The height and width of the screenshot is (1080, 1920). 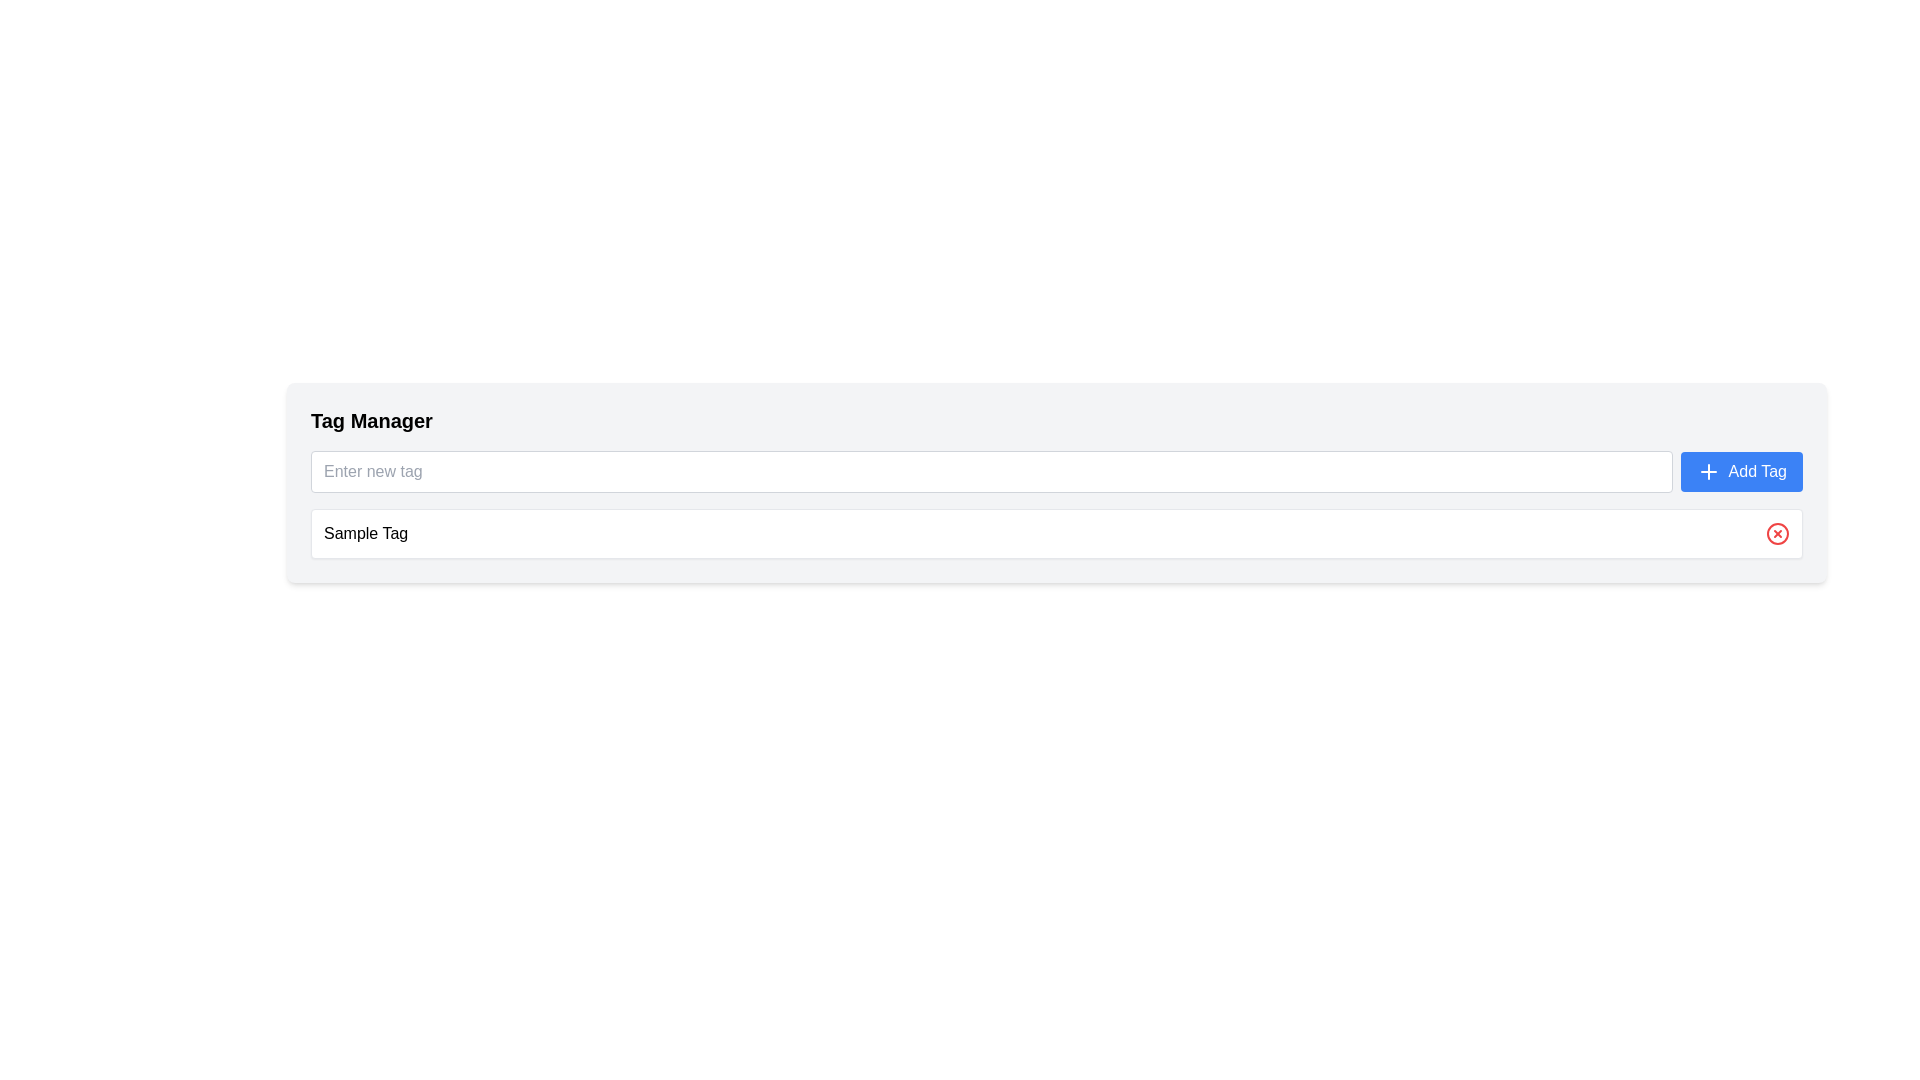 What do you see at coordinates (1707, 471) in the screenshot?
I see `the SVG icon located inside the 'Add Tag' button, which visually signifies the act of adding, positioned on the left side of the button's text` at bounding box center [1707, 471].